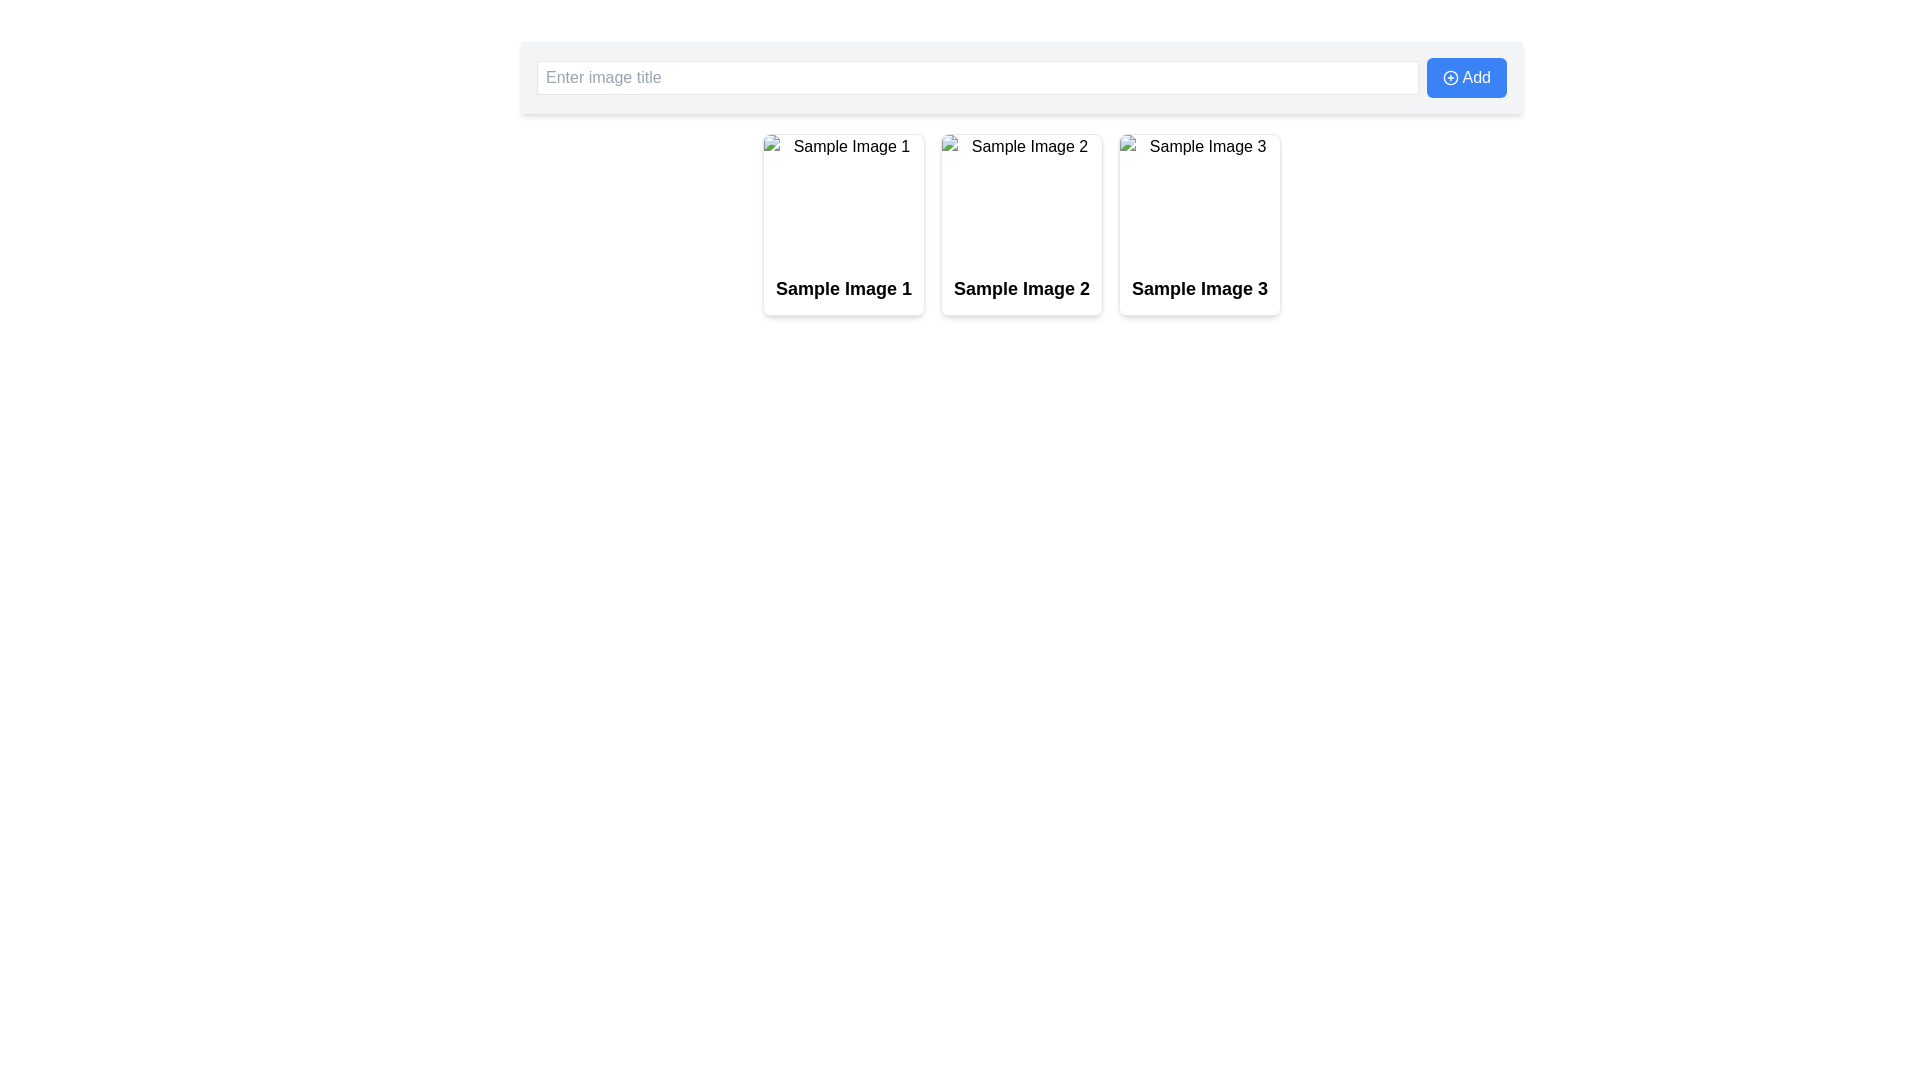 The image size is (1920, 1080). I want to click on the composite input field and action button for adding an image title, located at the top of the interface, horizontally centered, so click(1022, 76).